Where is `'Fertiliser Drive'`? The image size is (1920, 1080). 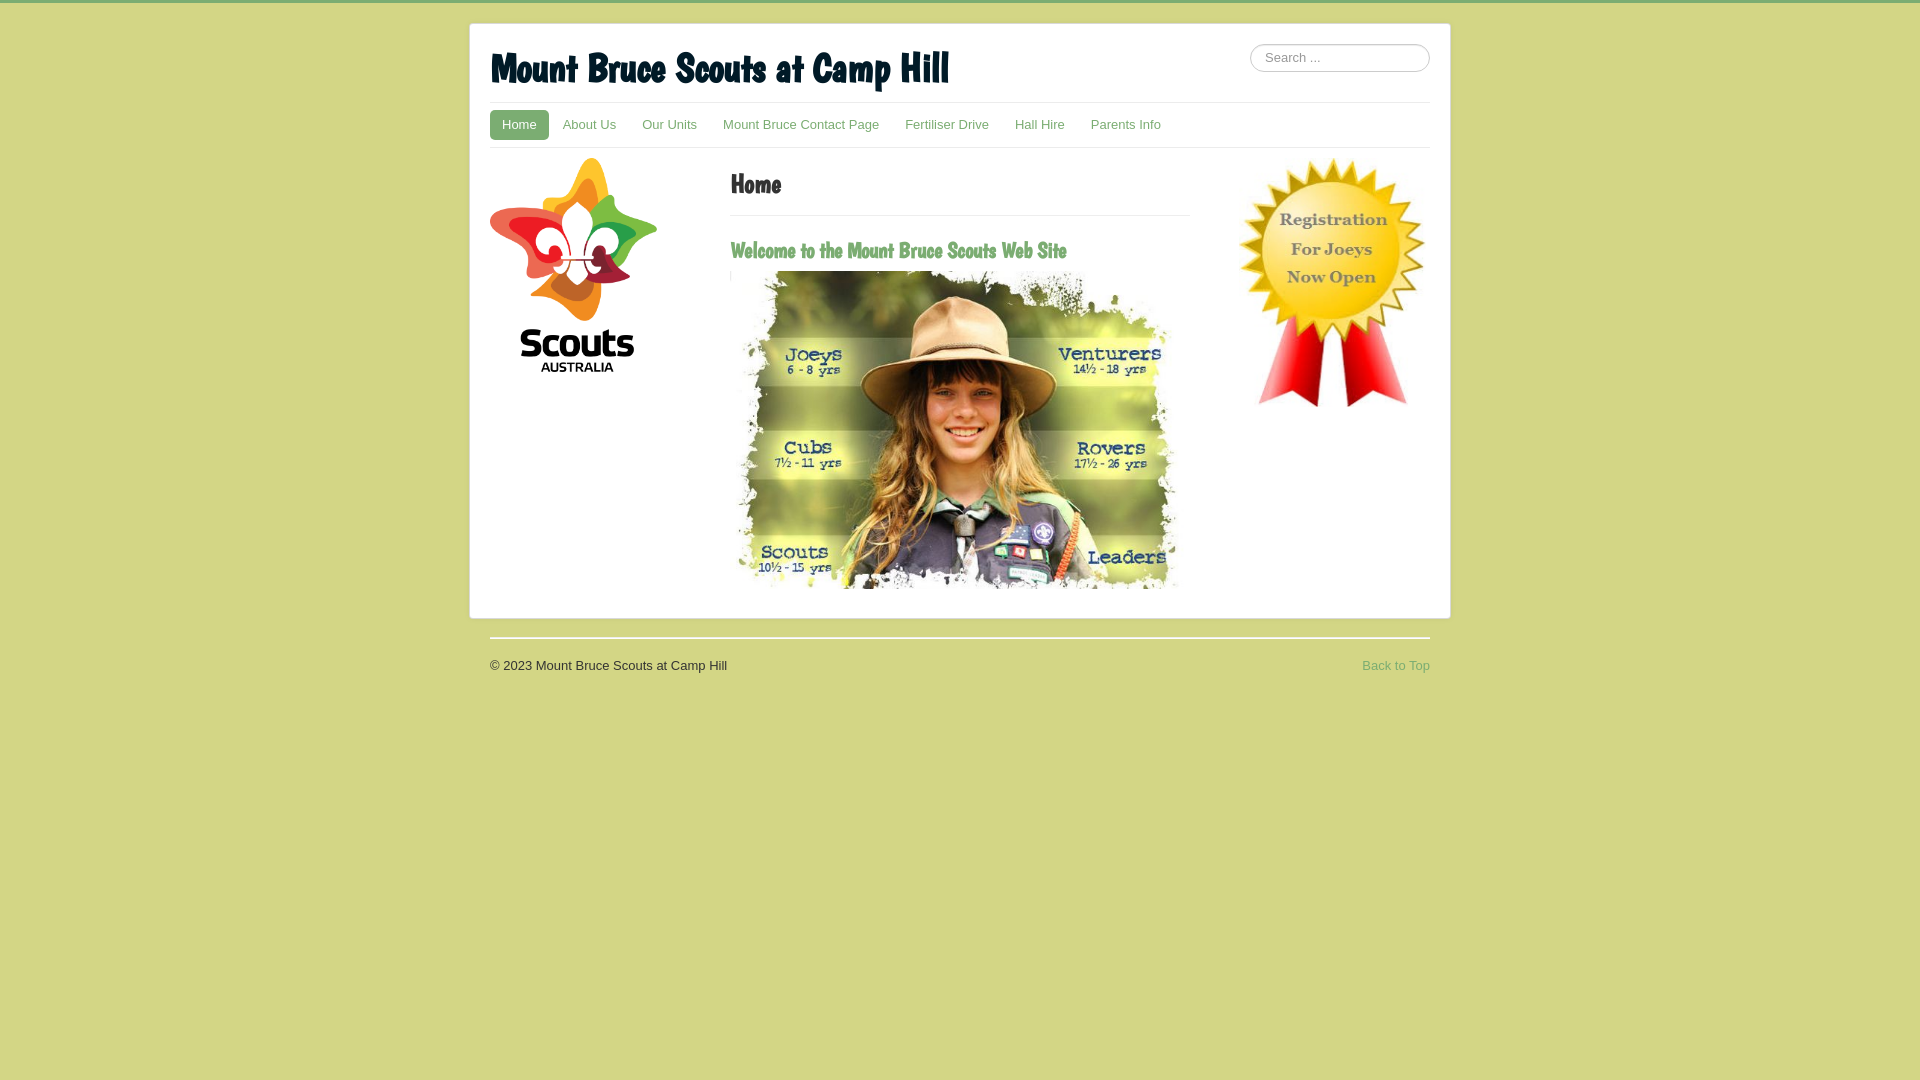 'Fertiliser Drive' is located at coordinates (945, 124).